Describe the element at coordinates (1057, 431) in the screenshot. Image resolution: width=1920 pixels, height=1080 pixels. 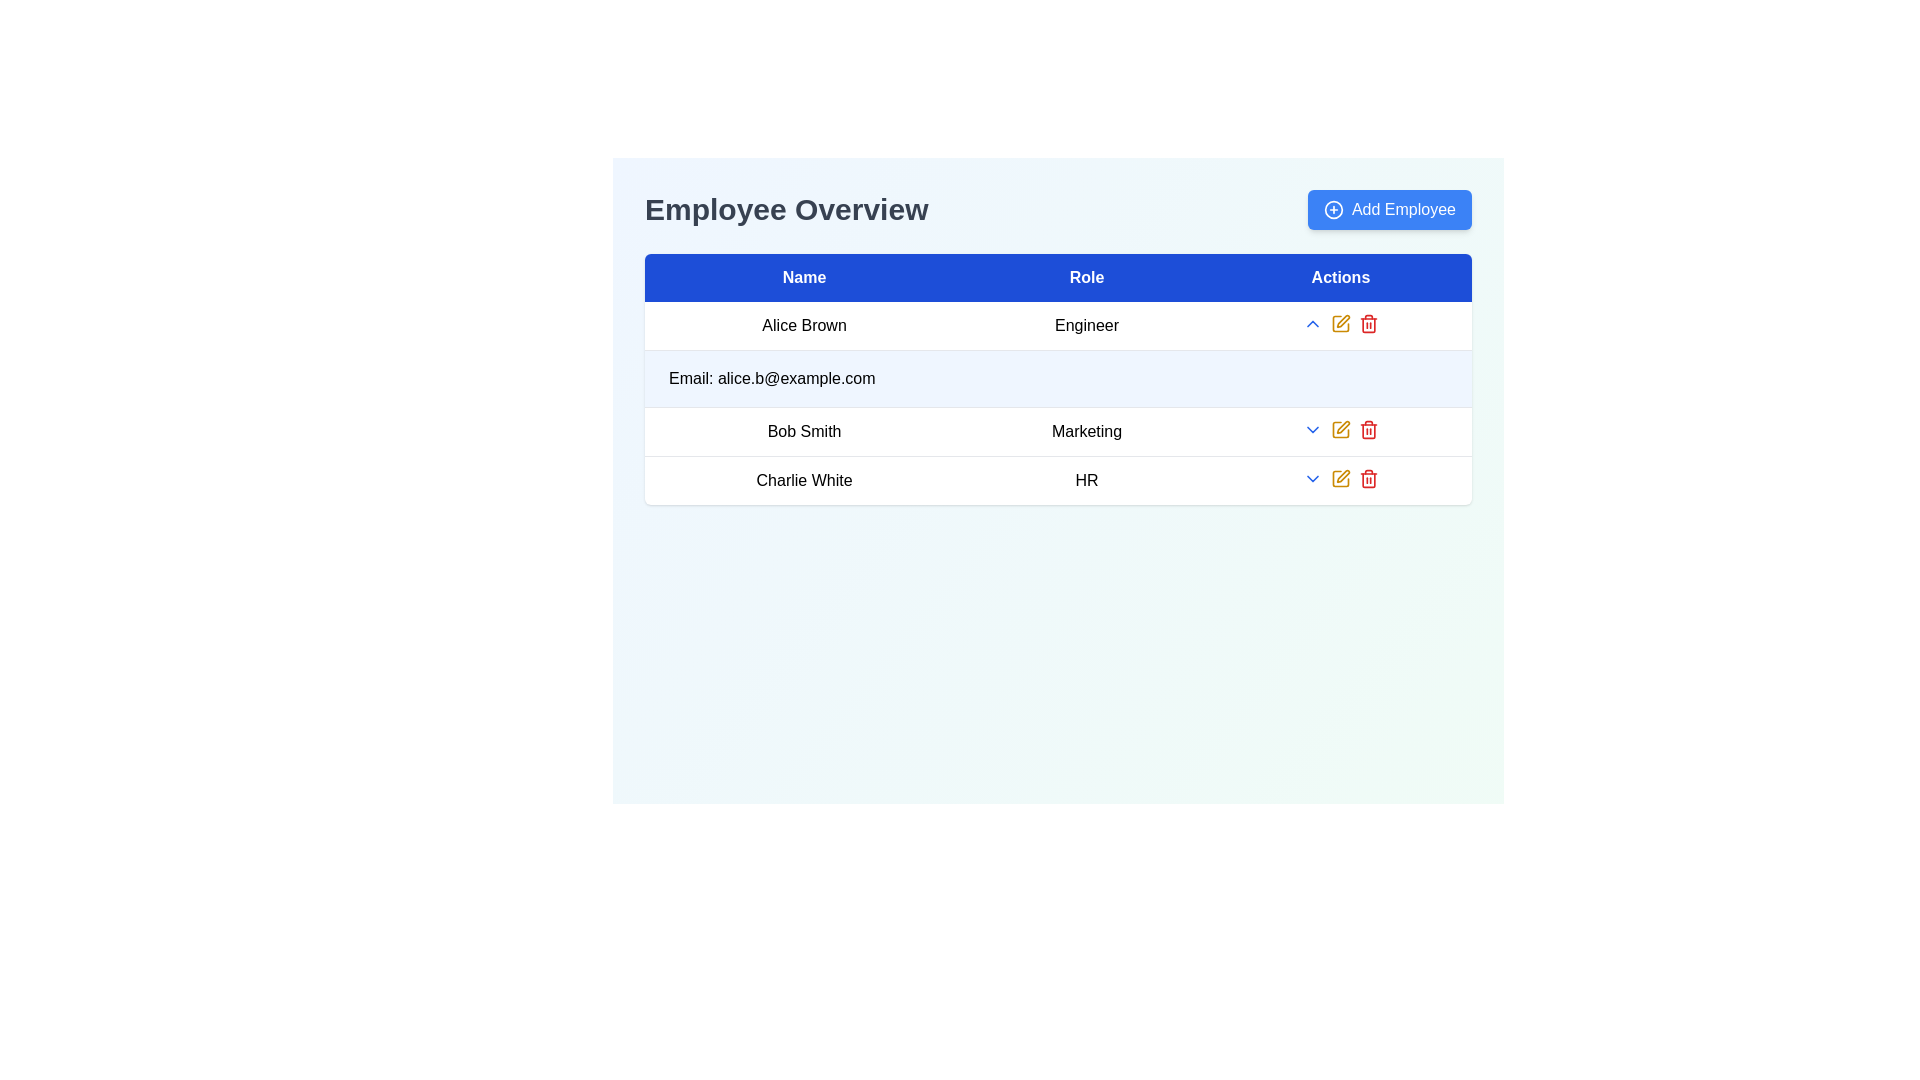
I see `the second row of the employee list displaying 'Bob Smith' and 'Marketing' by moving the cursor to its center` at that location.